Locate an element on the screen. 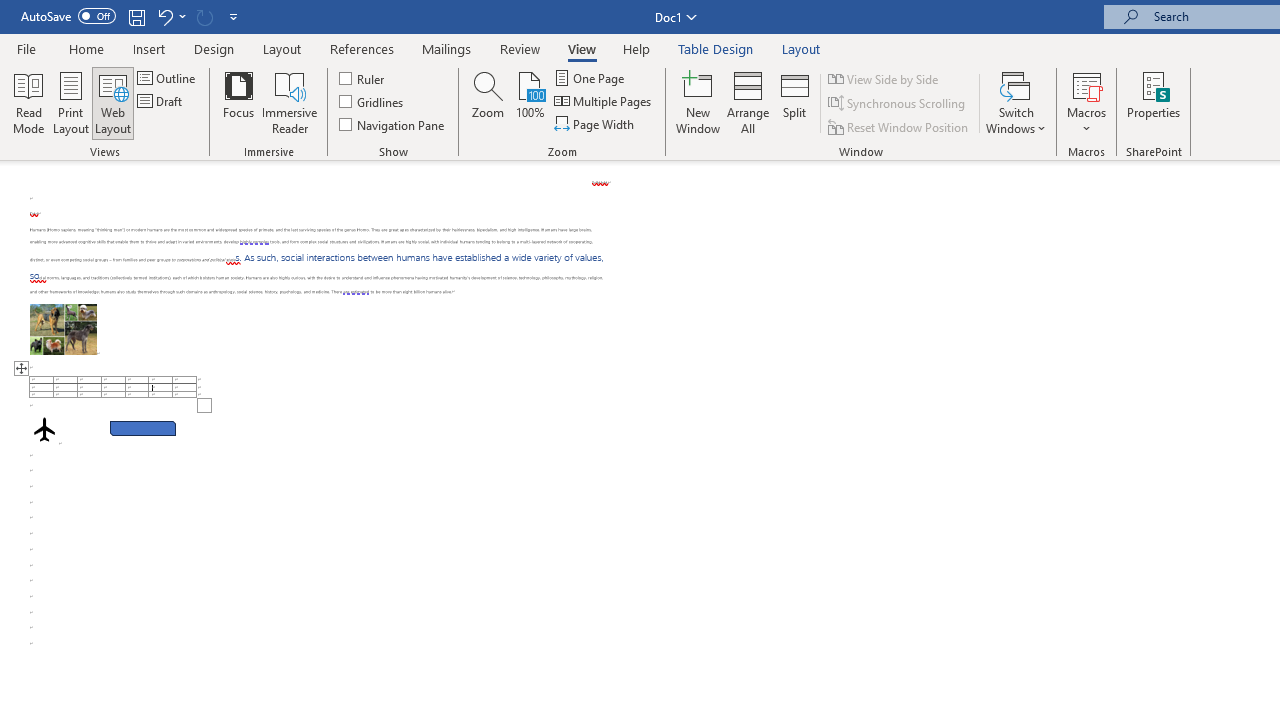 The height and width of the screenshot is (720, 1280). 'Read Mode' is located at coordinates (28, 103).